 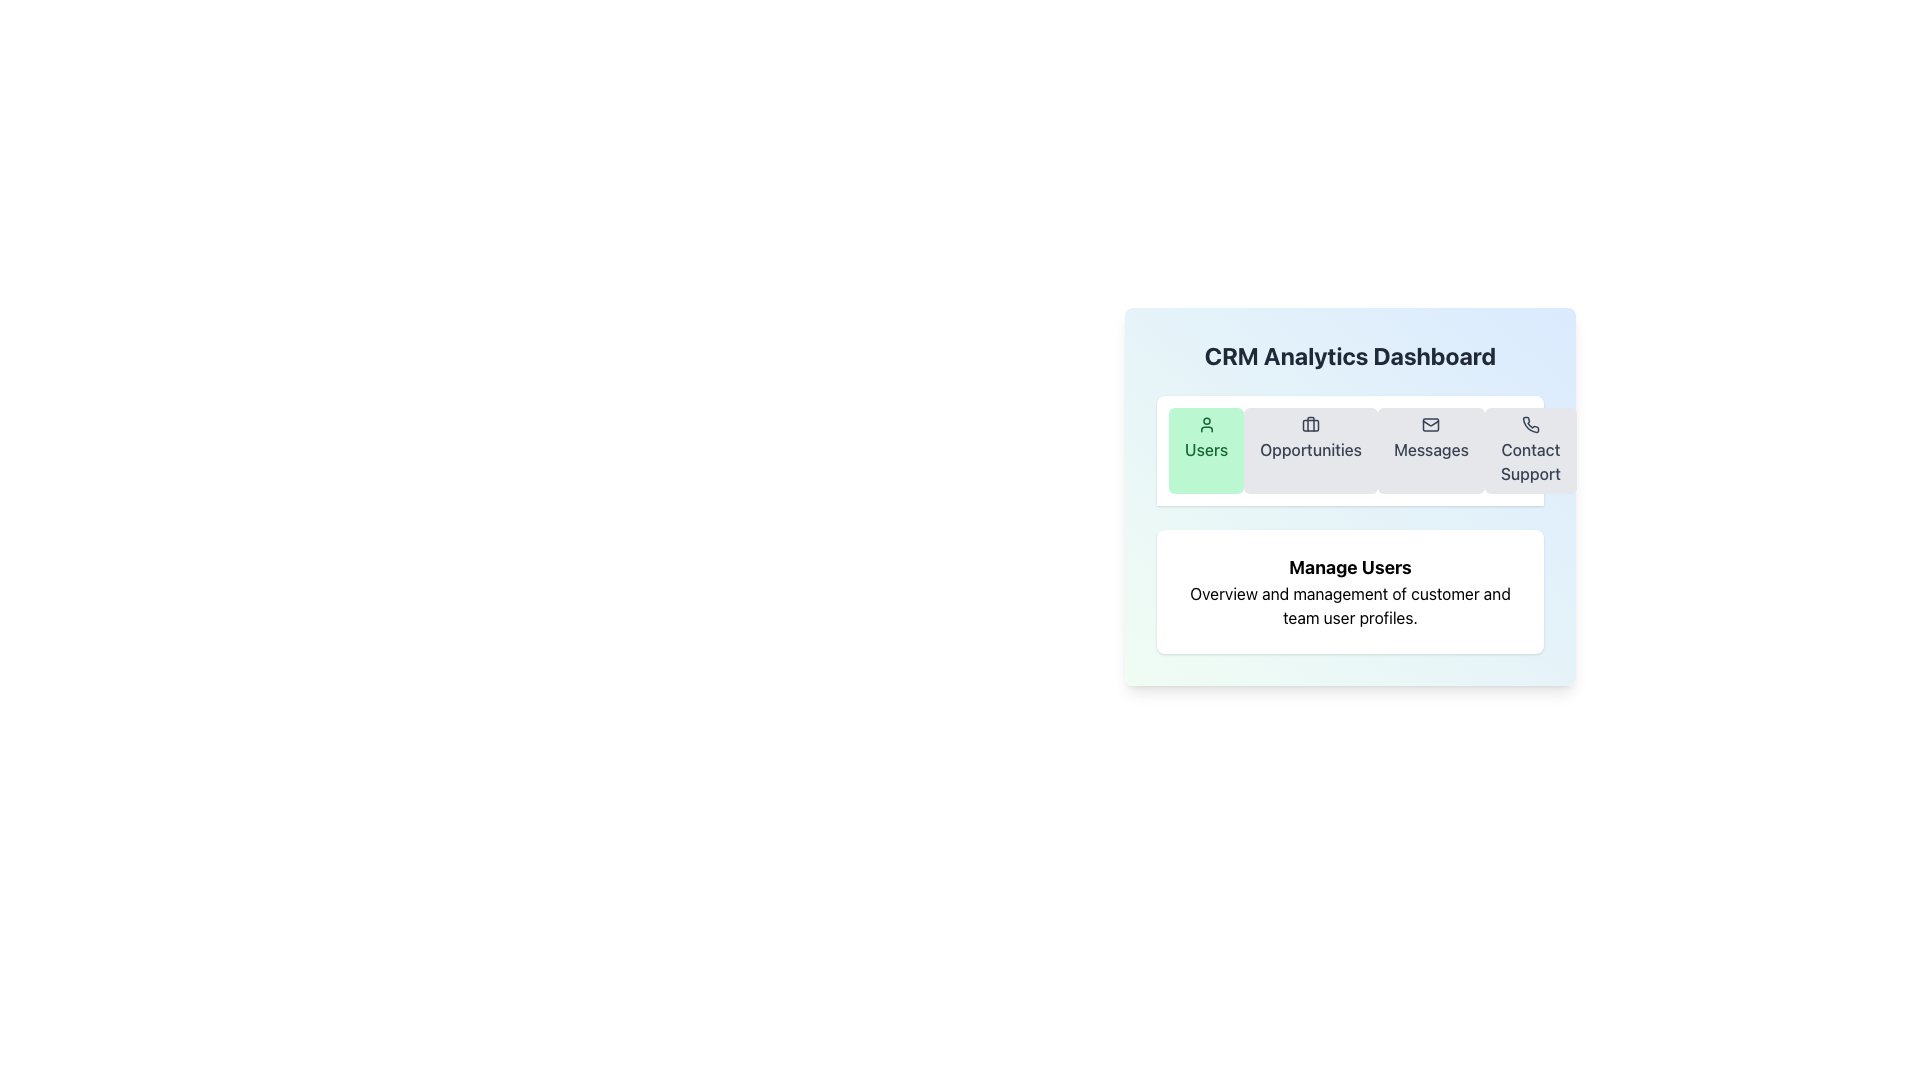 I want to click on the 'Opportunities' text label located within the second button from the left in the horizontal navigation bar, which is identified by its position near the briefcase icon and surrounded by 'Users' and 'Messages' buttons, so click(x=1310, y=450).